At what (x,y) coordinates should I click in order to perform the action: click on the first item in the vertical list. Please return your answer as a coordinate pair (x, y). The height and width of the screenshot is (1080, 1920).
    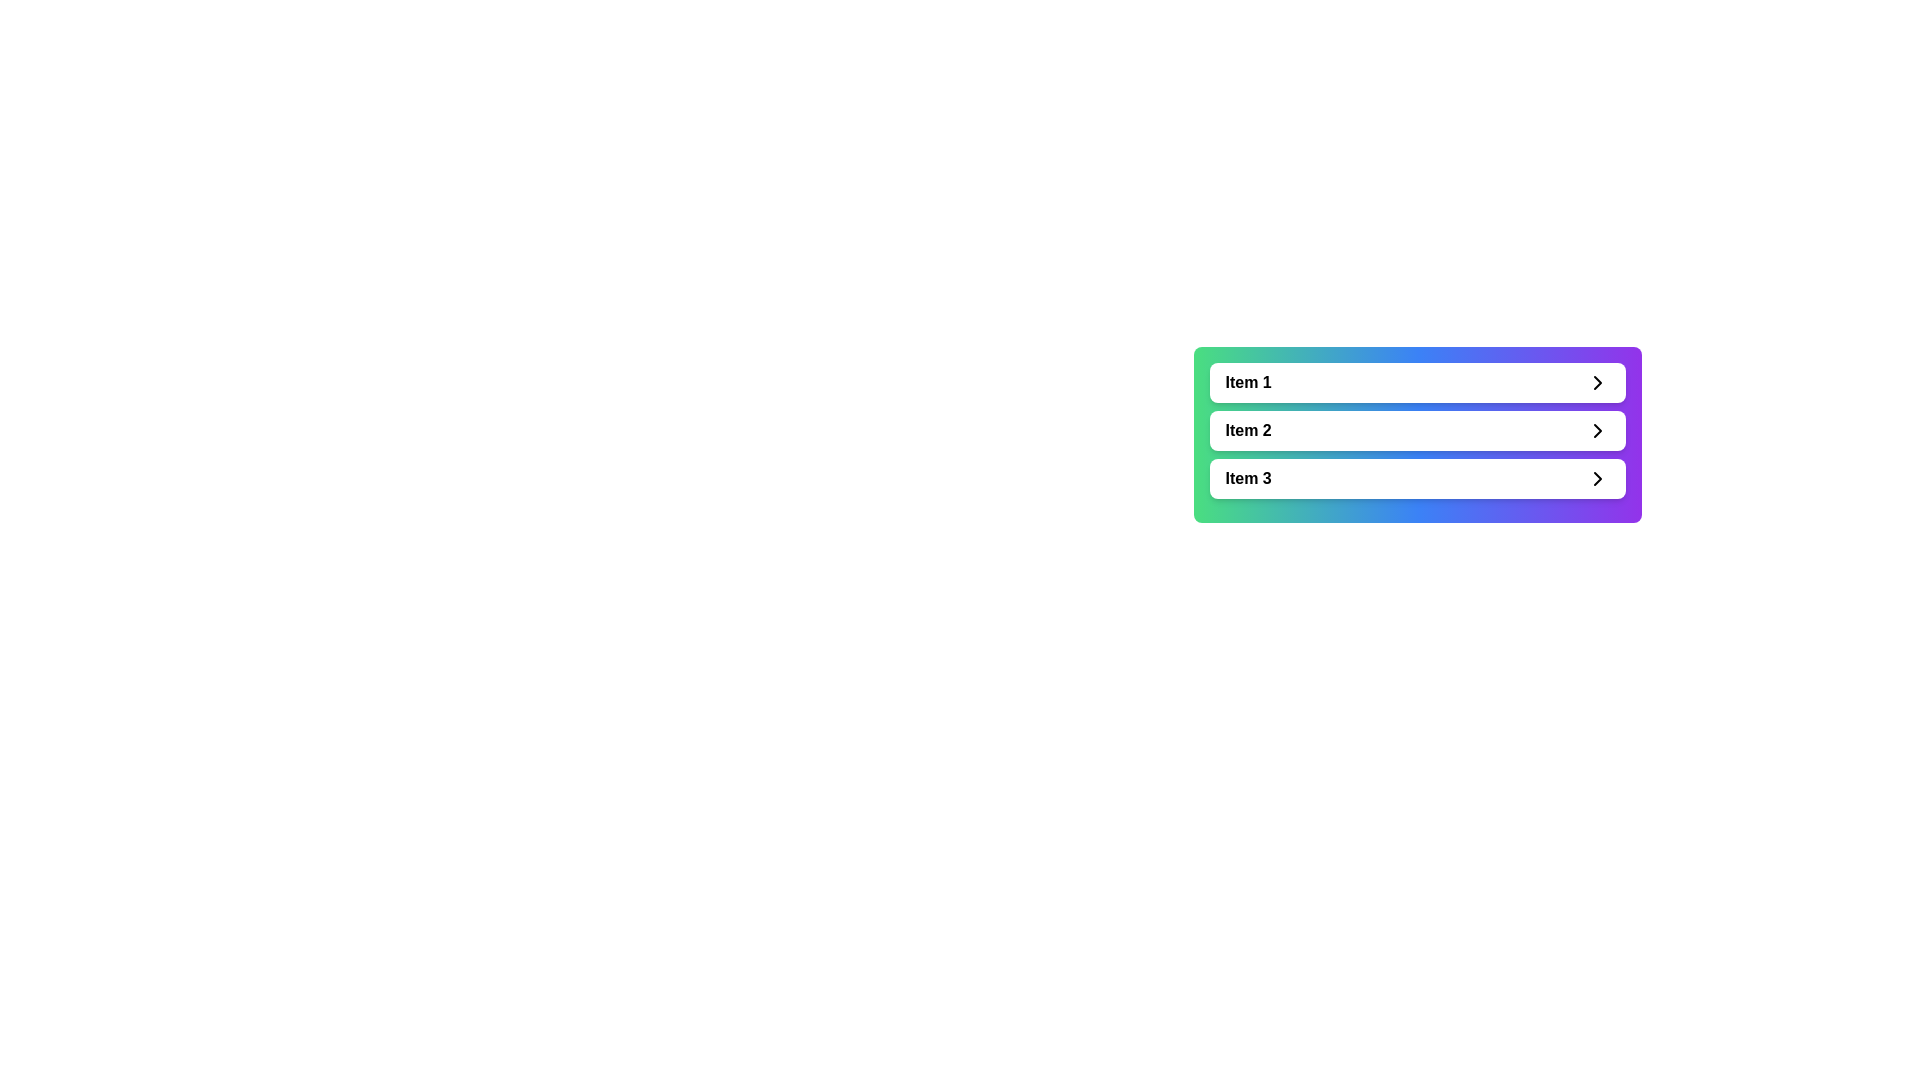
    Looking at the image, I should click on (1416, 382).